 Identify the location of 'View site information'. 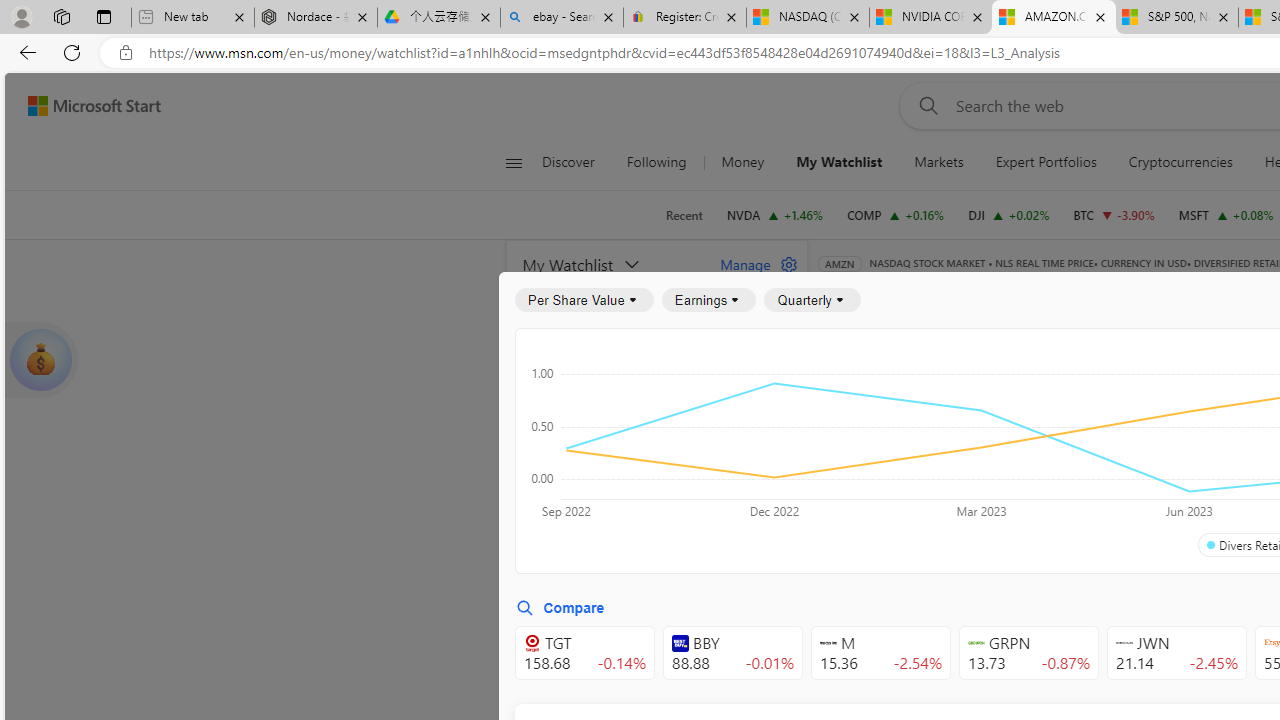
(125, 52).